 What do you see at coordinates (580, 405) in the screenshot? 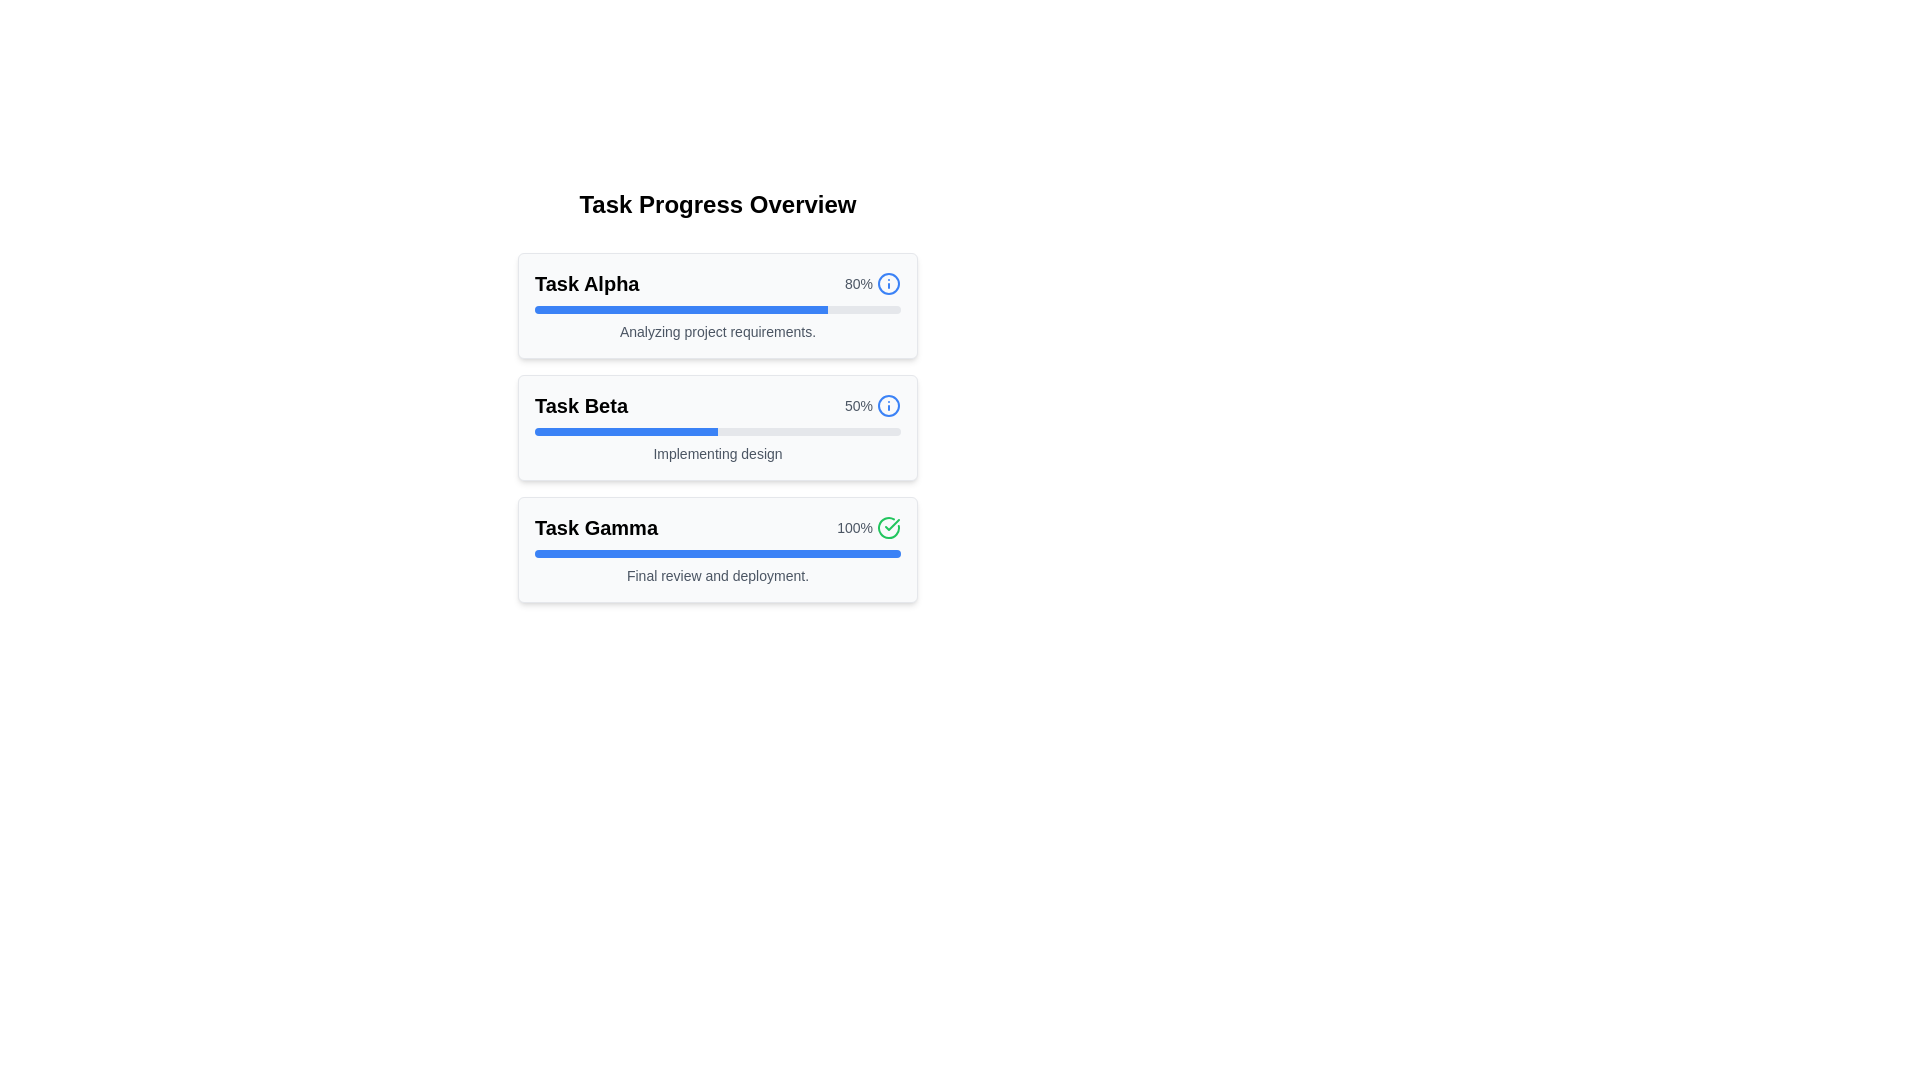
I see `the text label displaying 'Task Beta'` at bounding box center [580, 405].